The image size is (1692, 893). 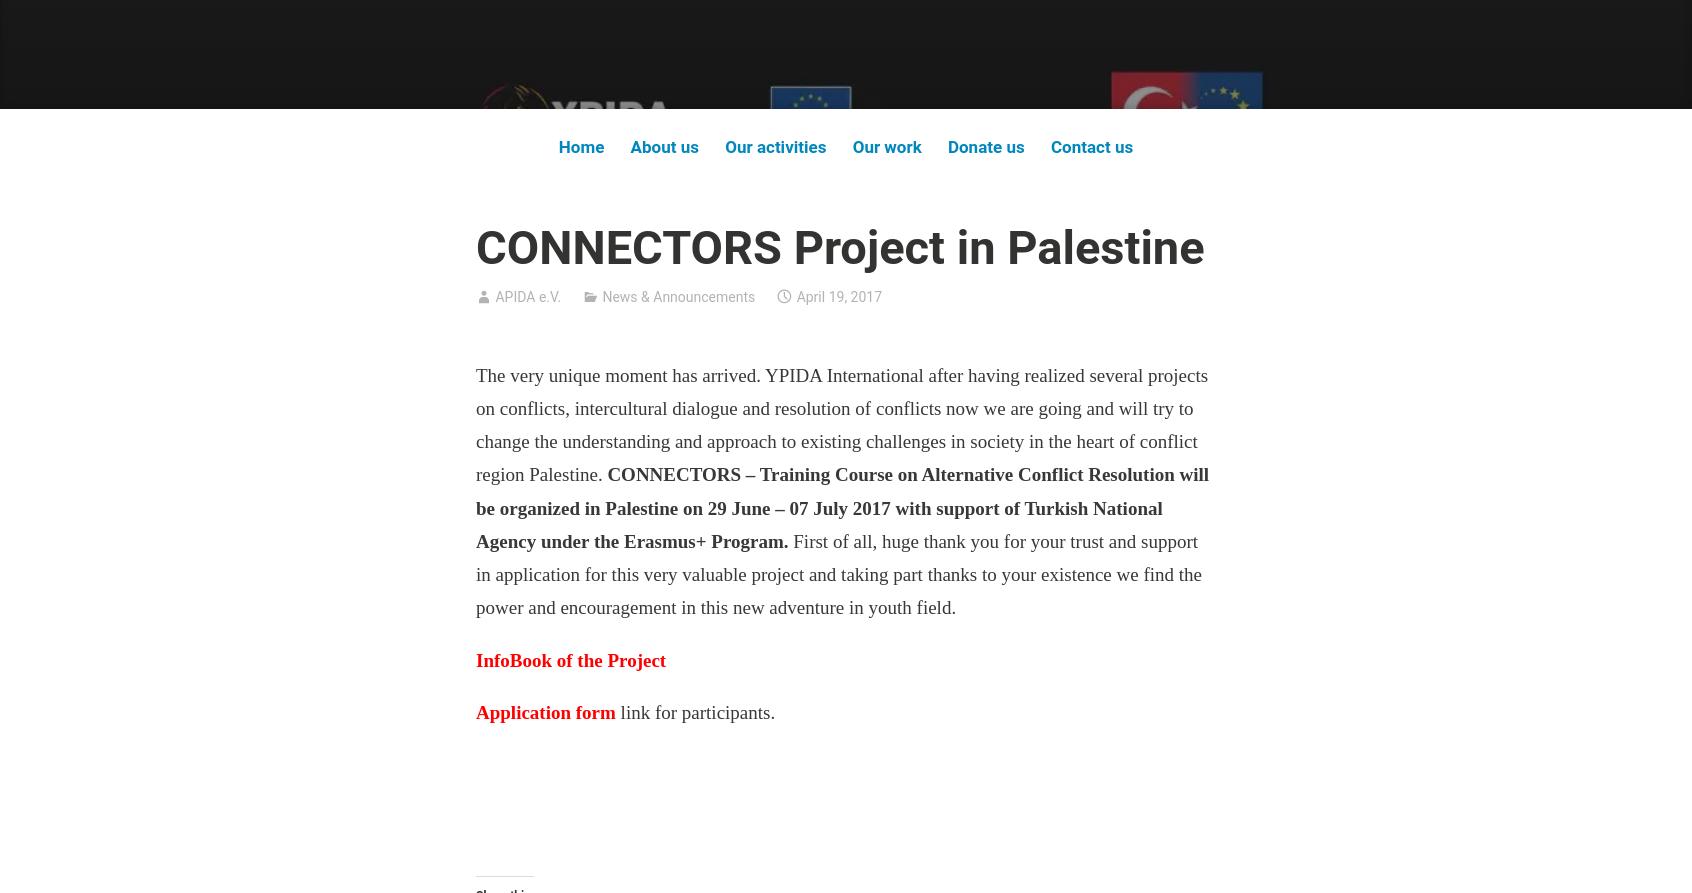 What do you see at coordinates (695, 711) in the screenshot?
I see `'link for participants.'` at bounding box center [695, 711].